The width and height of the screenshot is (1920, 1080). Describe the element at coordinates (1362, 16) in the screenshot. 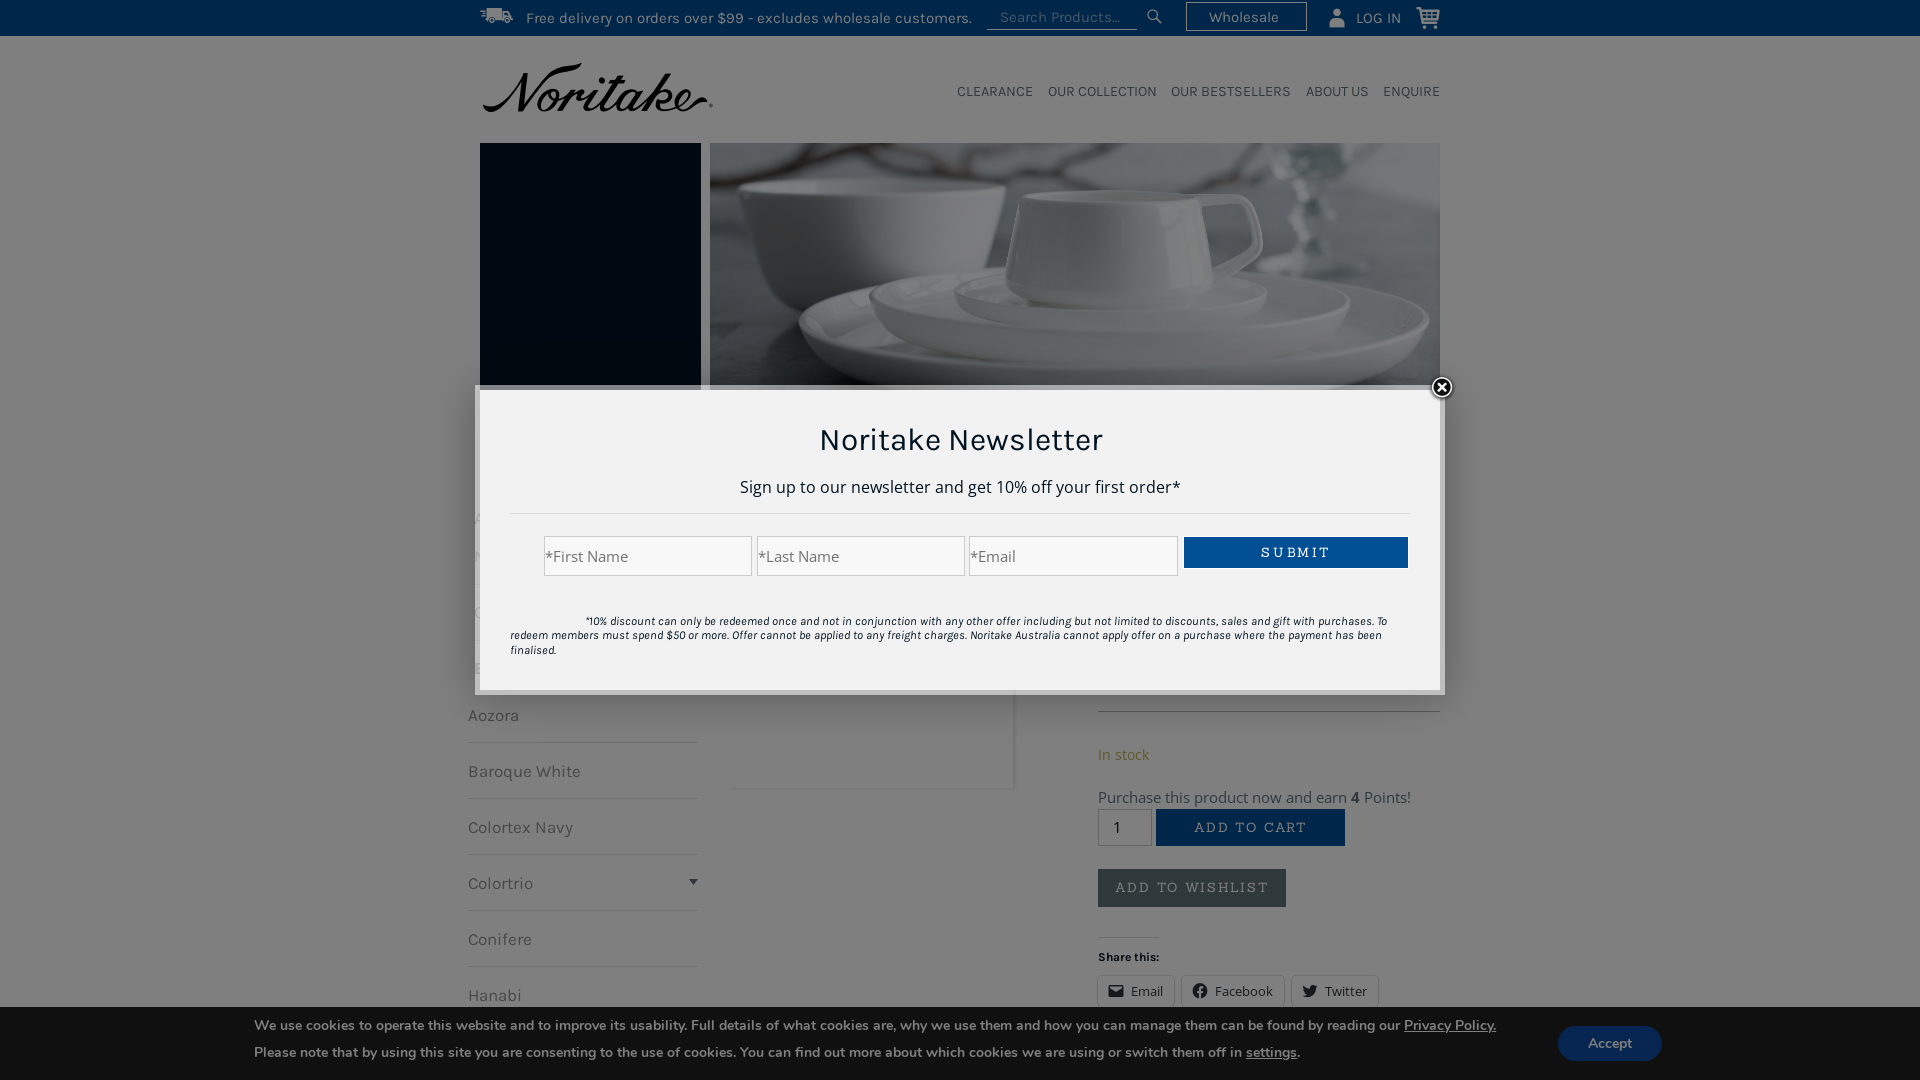

I see `'LOG IN'` at that location.